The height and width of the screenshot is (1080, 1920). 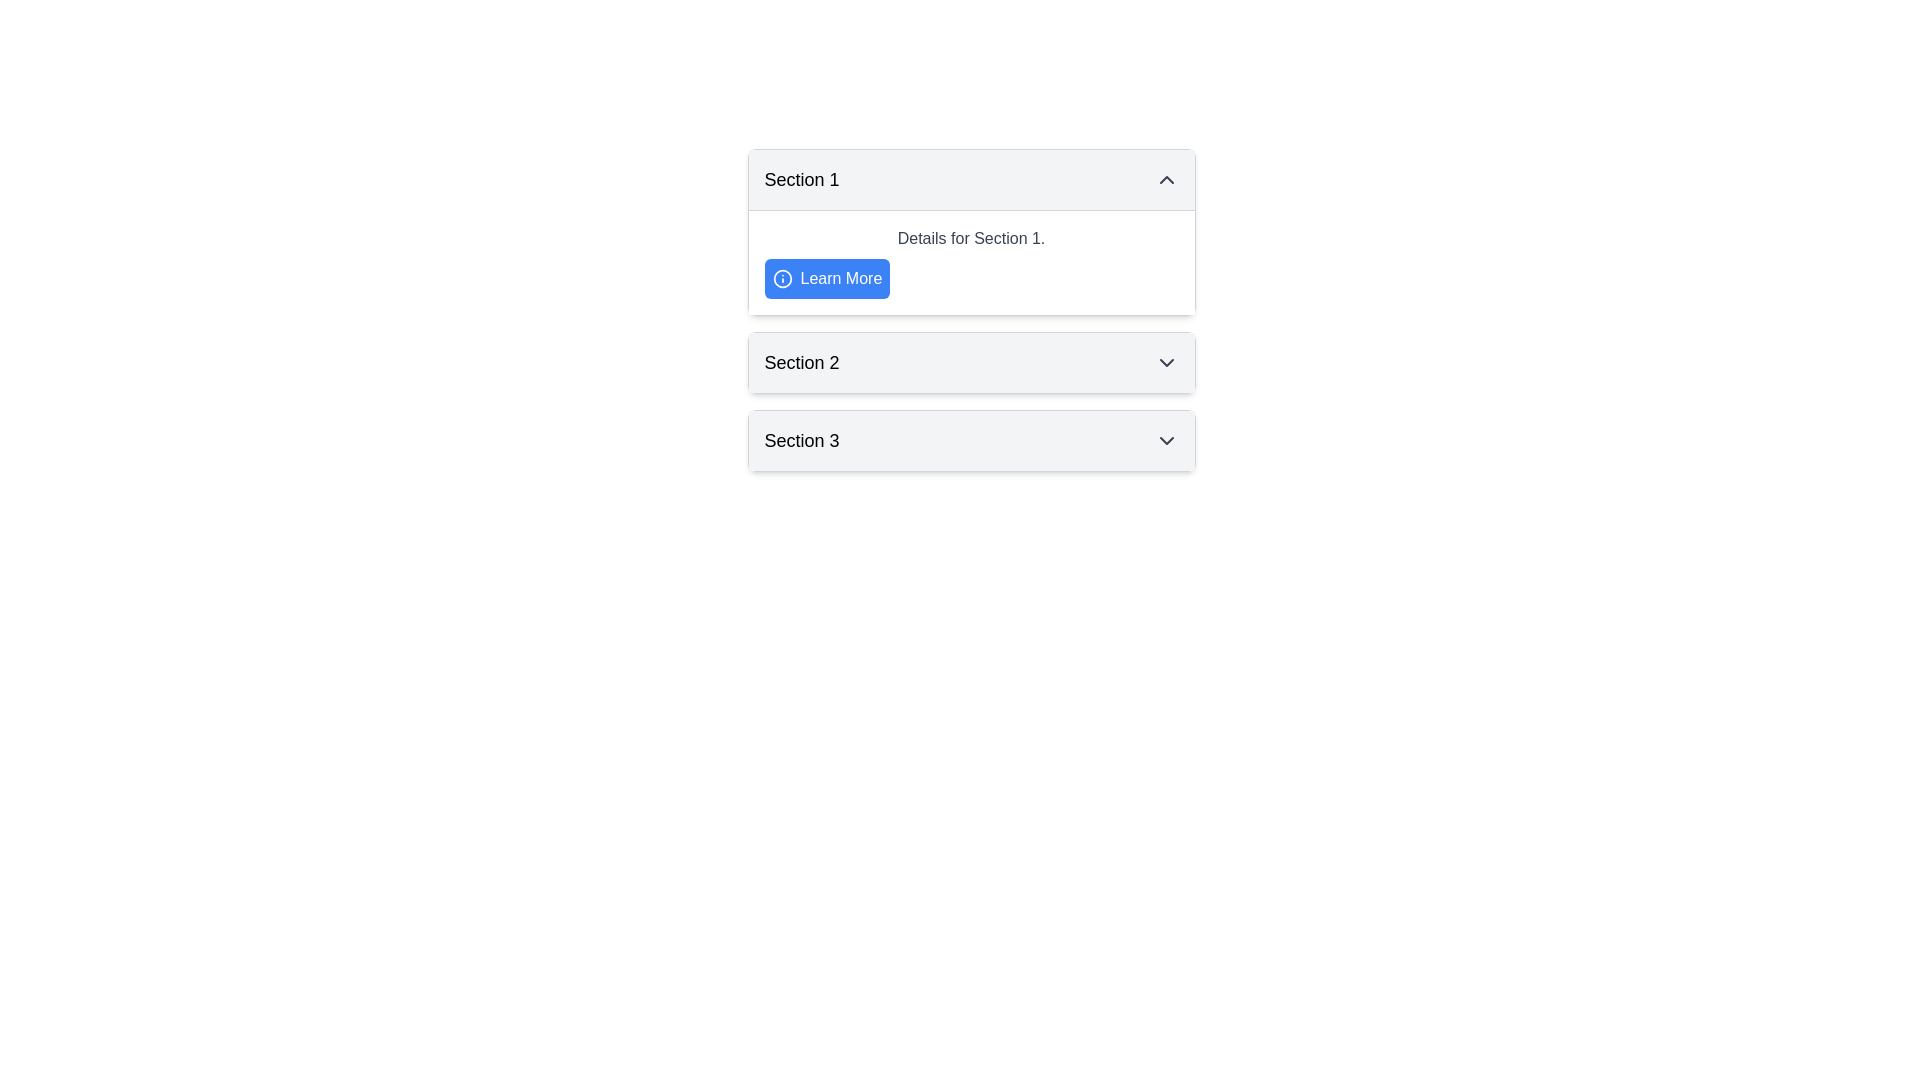 What do you see at coordinates (971, 362) in the screenshot?
I see `the 'Section 2' collapsible section header` at bounding box center [971, 362].